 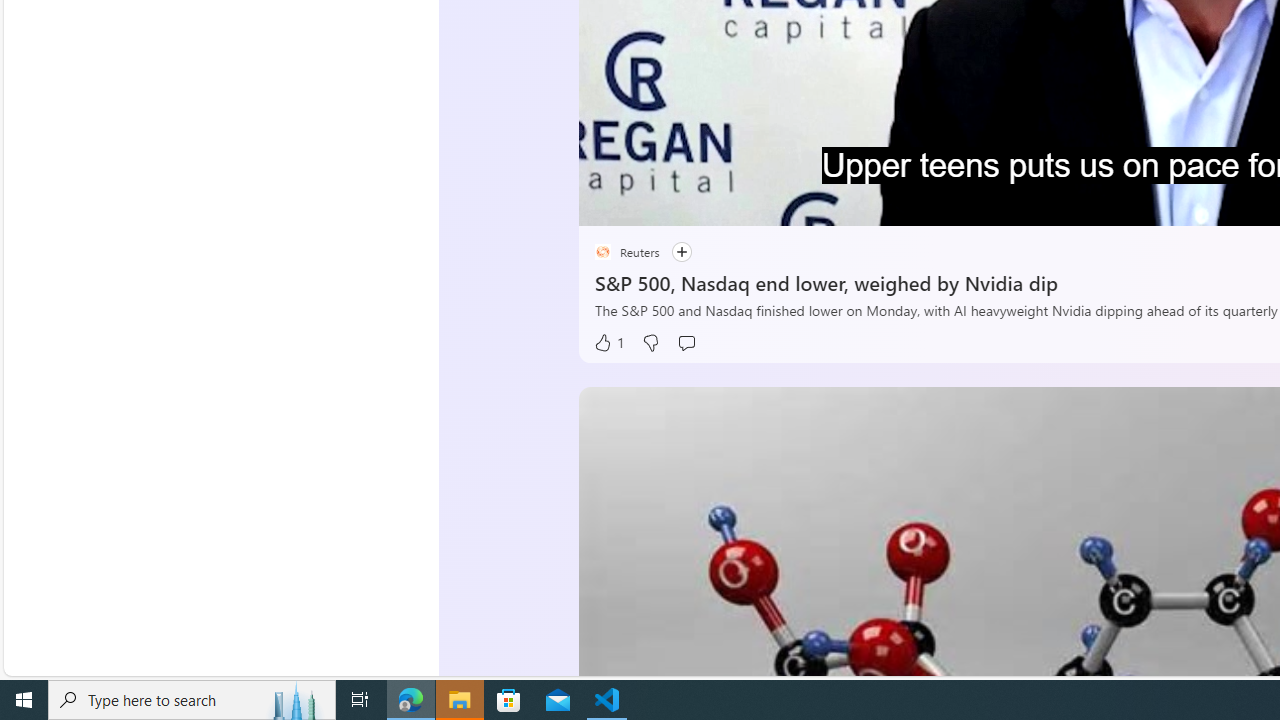 What do you see at coordinates (680, 251) in the screenshot?
I see `'Follow'` at bounding box center [680, 251].